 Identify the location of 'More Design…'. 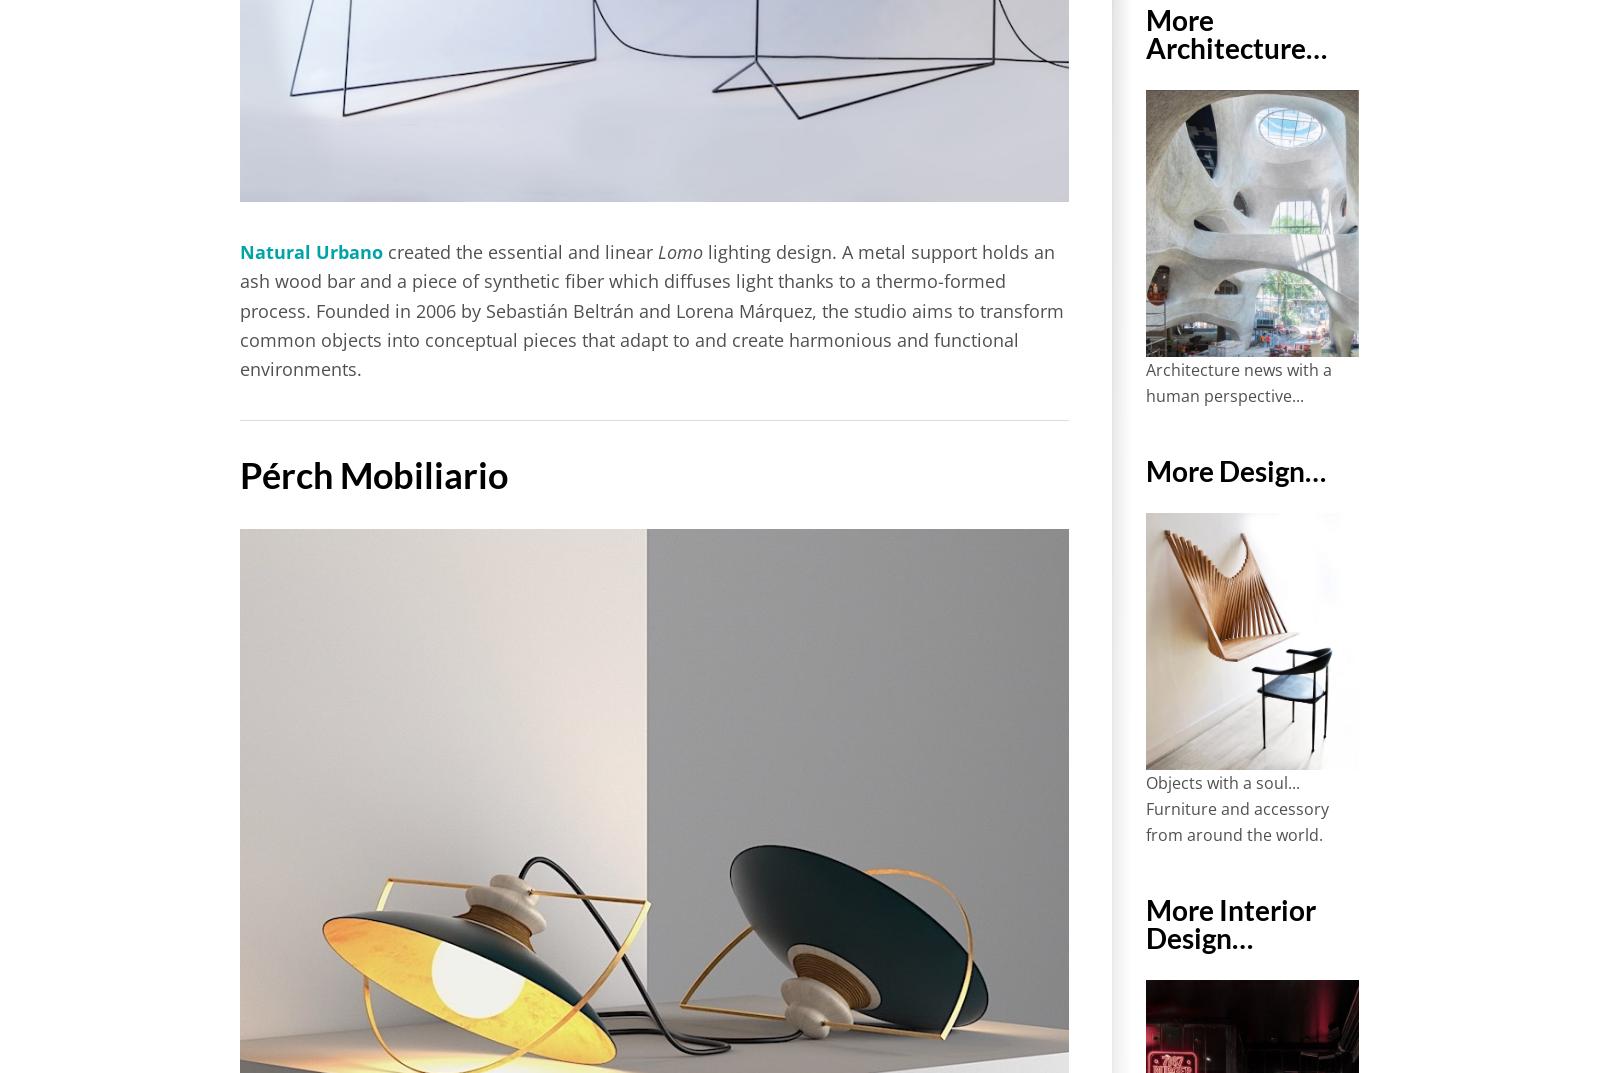
(1144, 469).